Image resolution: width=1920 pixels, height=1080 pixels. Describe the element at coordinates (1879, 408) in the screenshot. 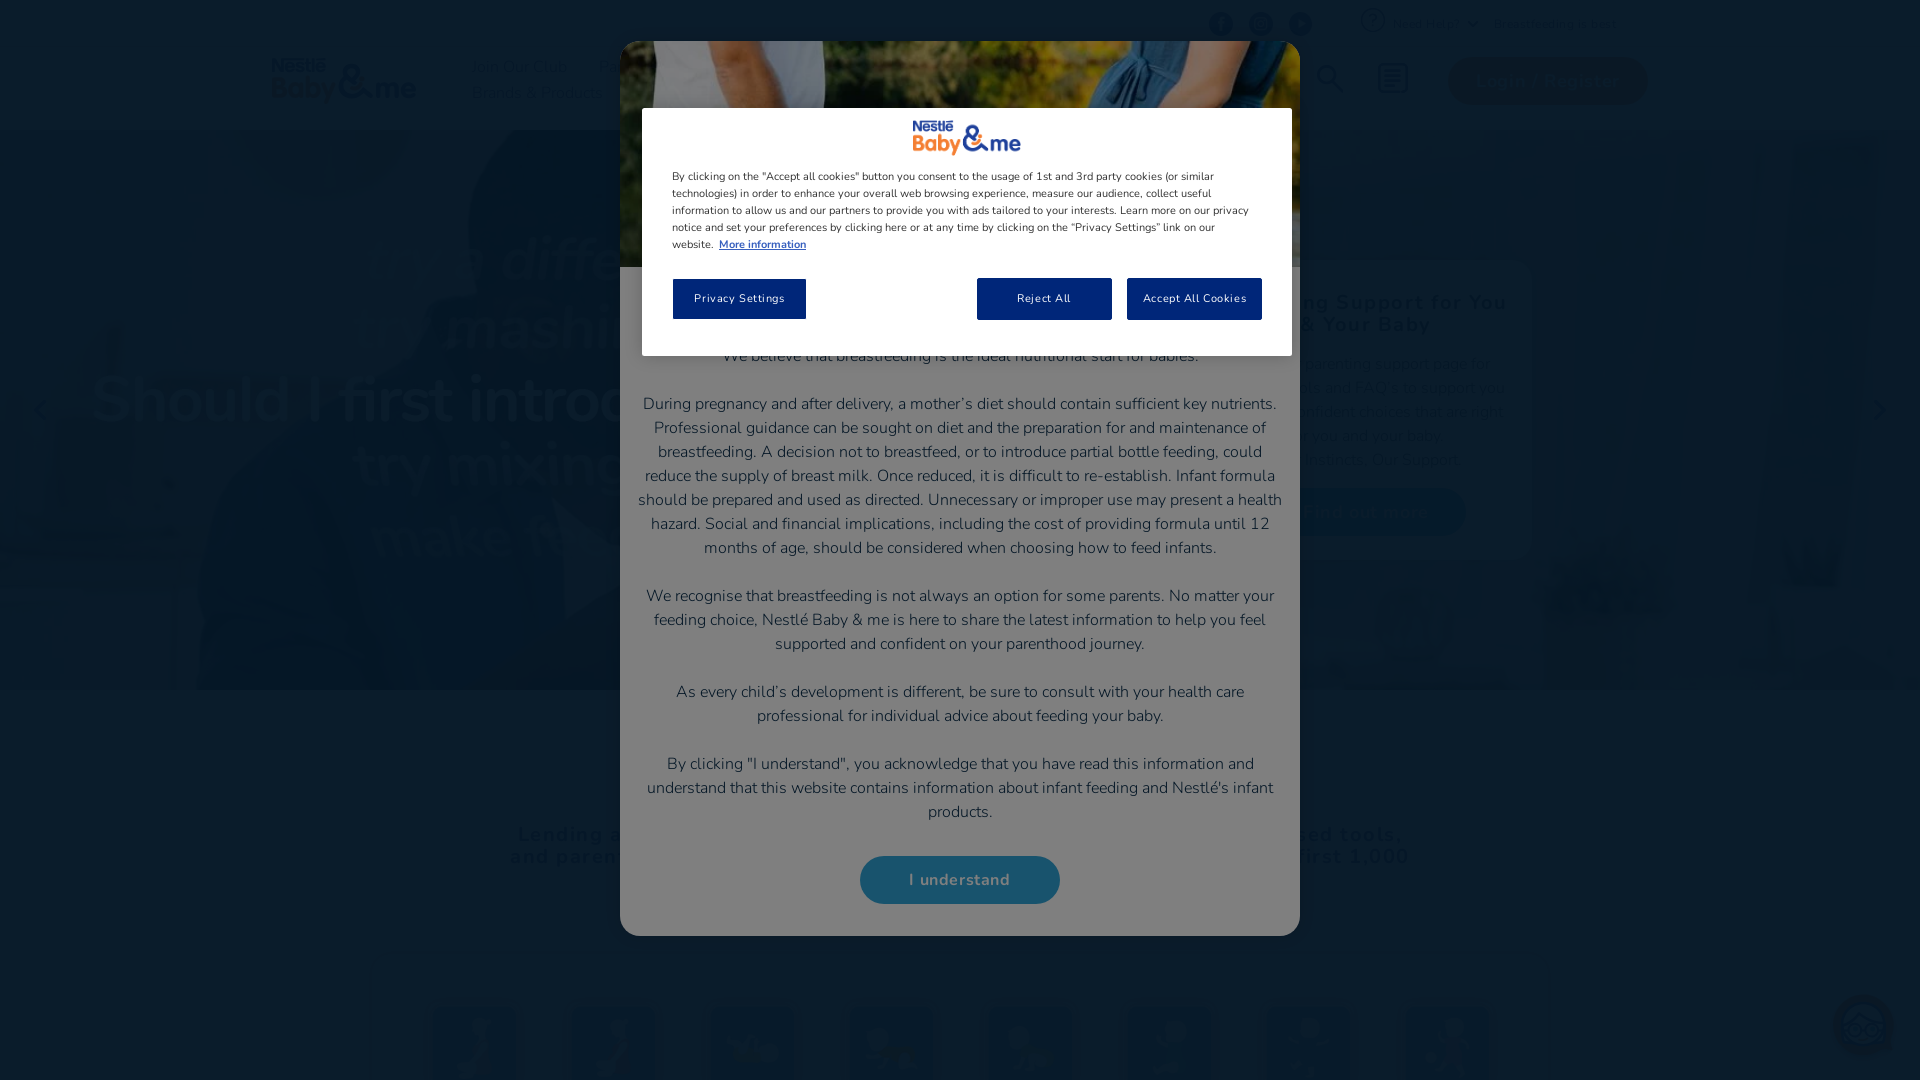

I see `'Next'` at that location.